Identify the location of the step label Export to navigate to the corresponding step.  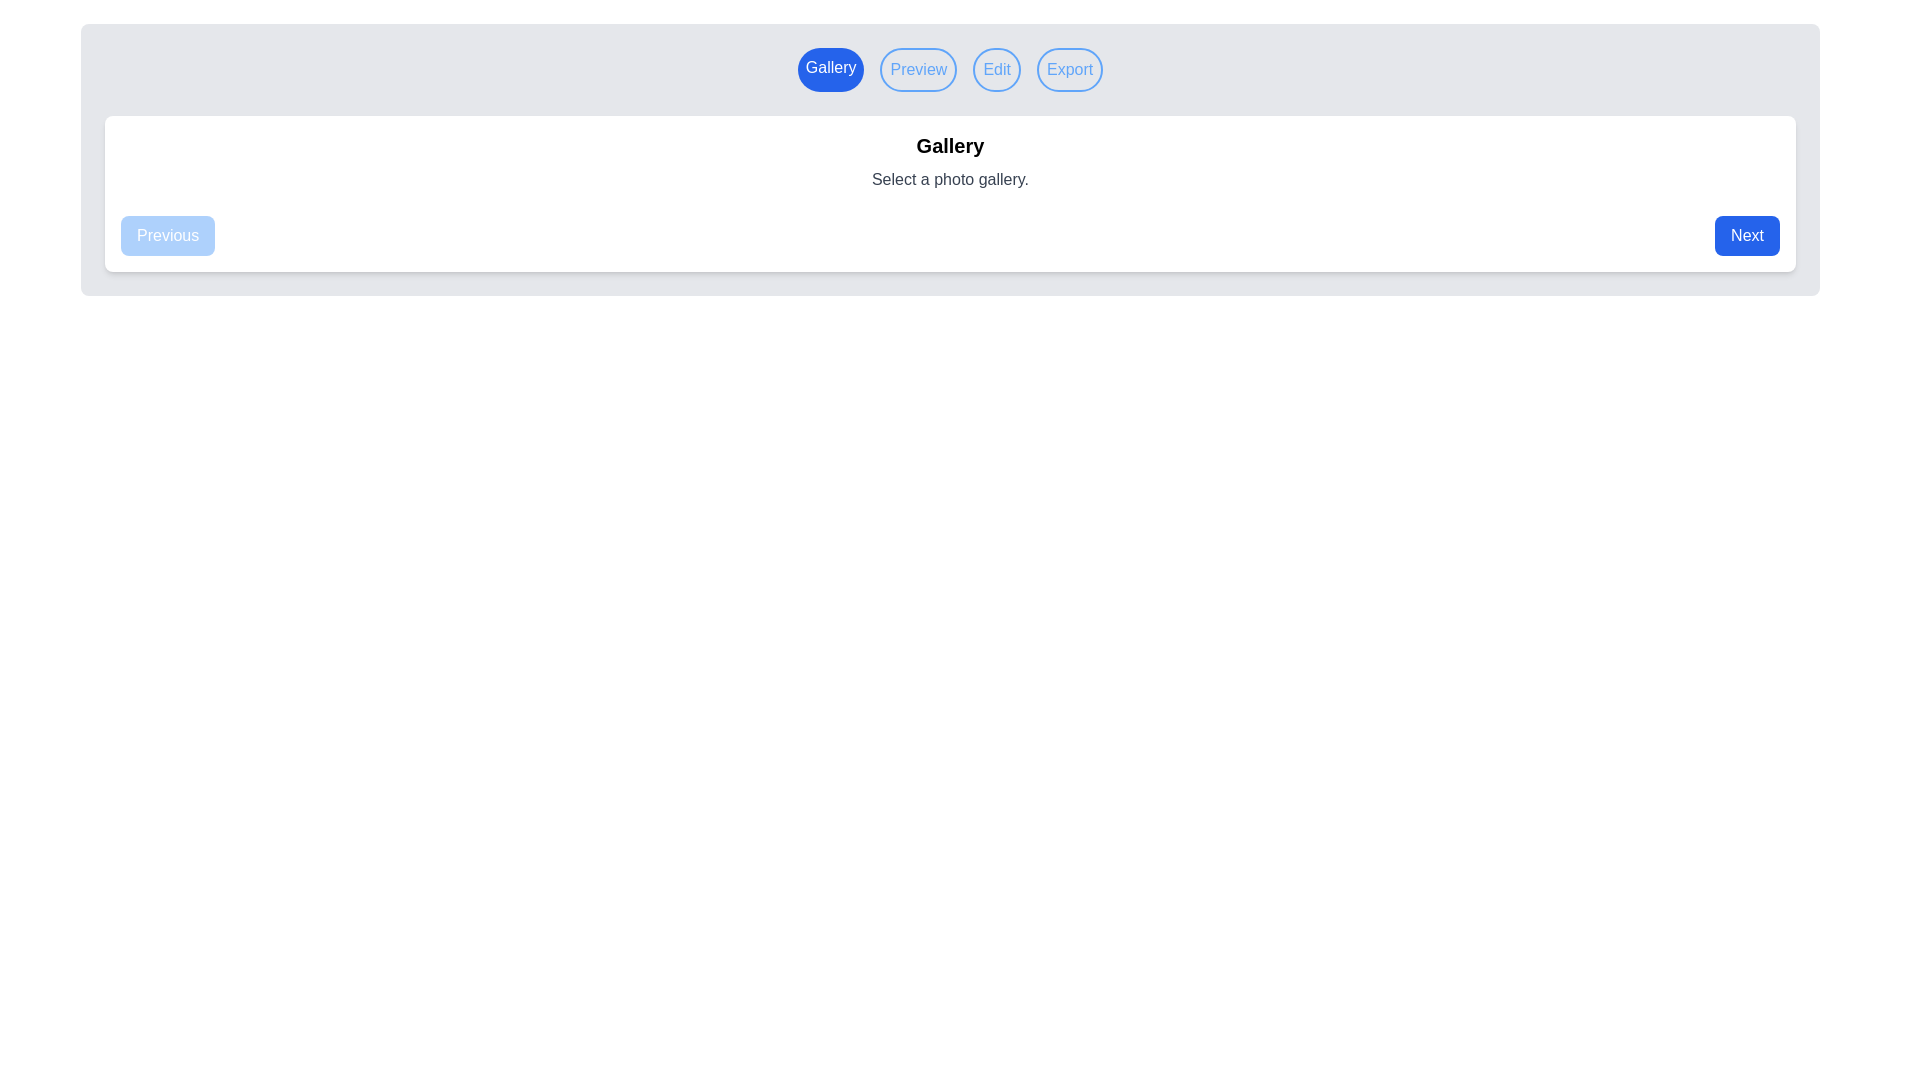
(1069, 68).